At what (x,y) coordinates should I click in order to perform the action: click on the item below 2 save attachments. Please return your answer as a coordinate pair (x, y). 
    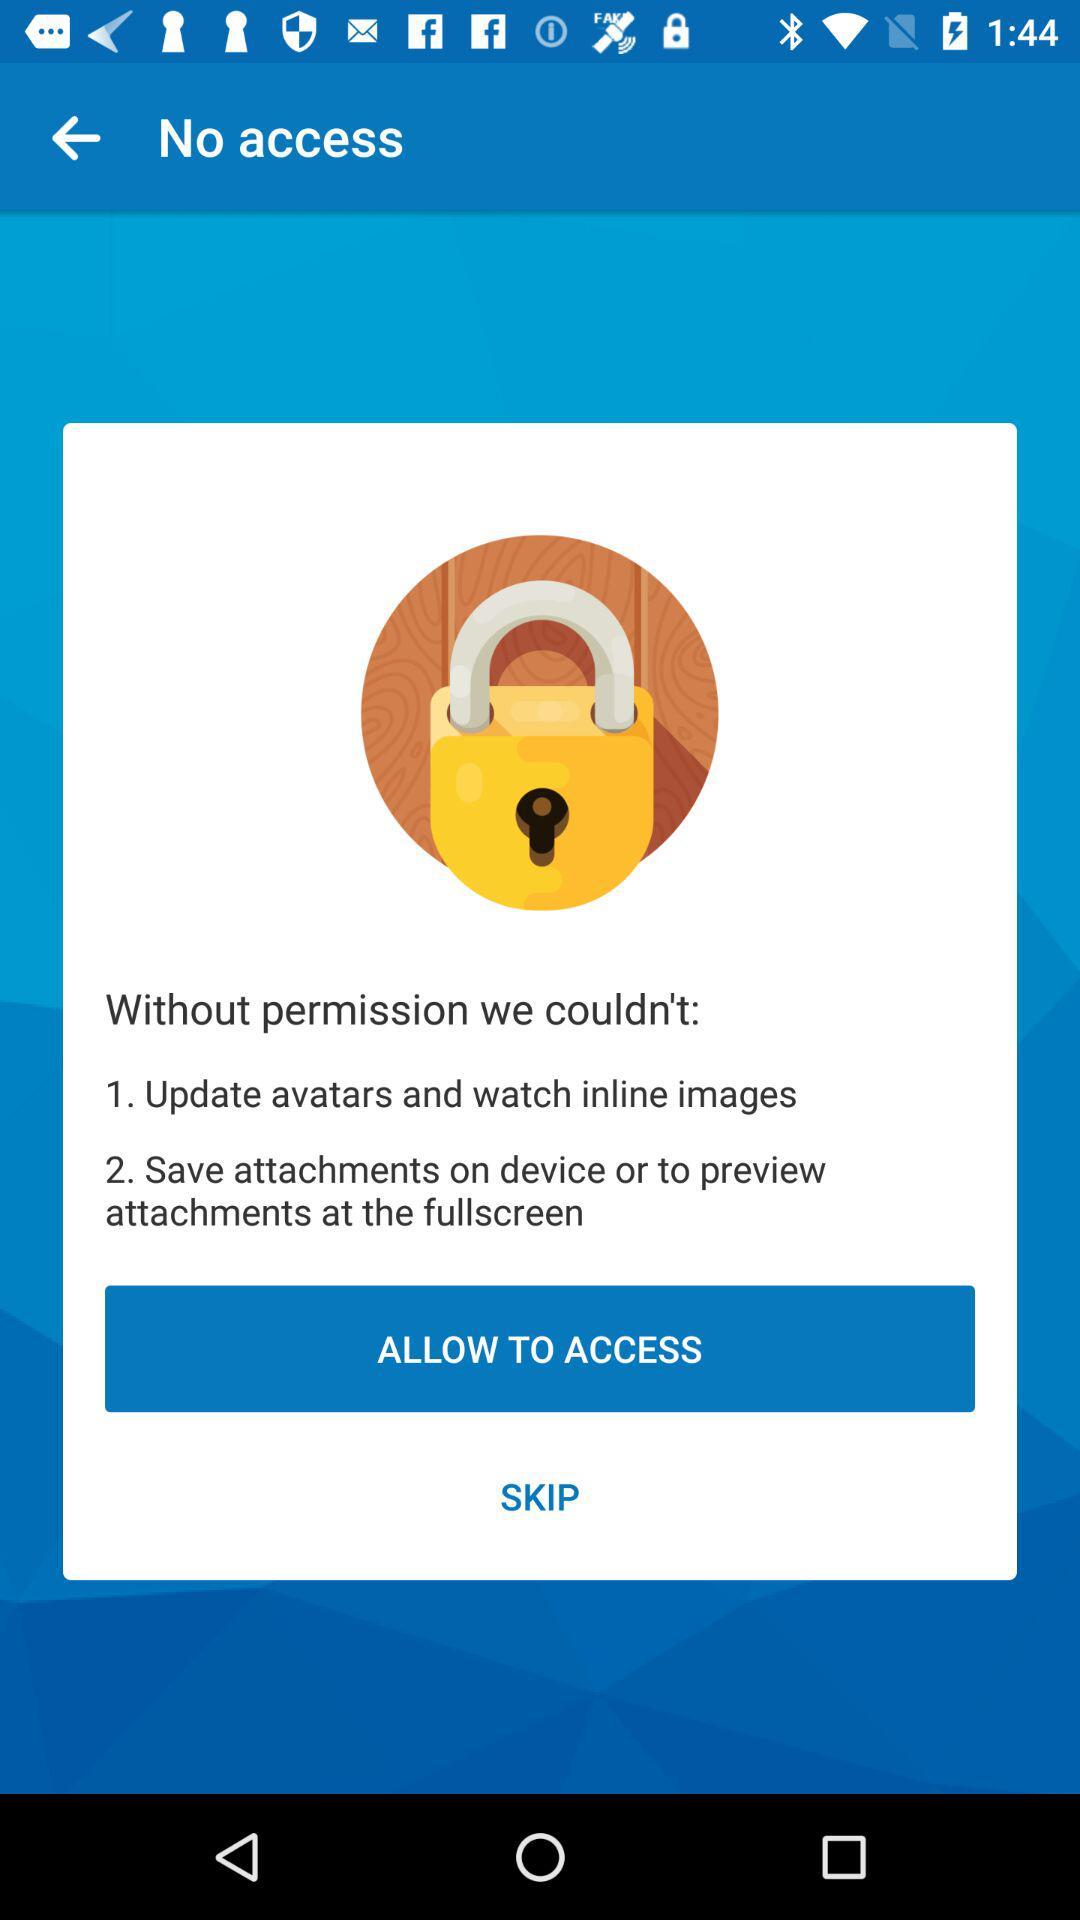
    Looking at the image, I should click on (540, 1348).